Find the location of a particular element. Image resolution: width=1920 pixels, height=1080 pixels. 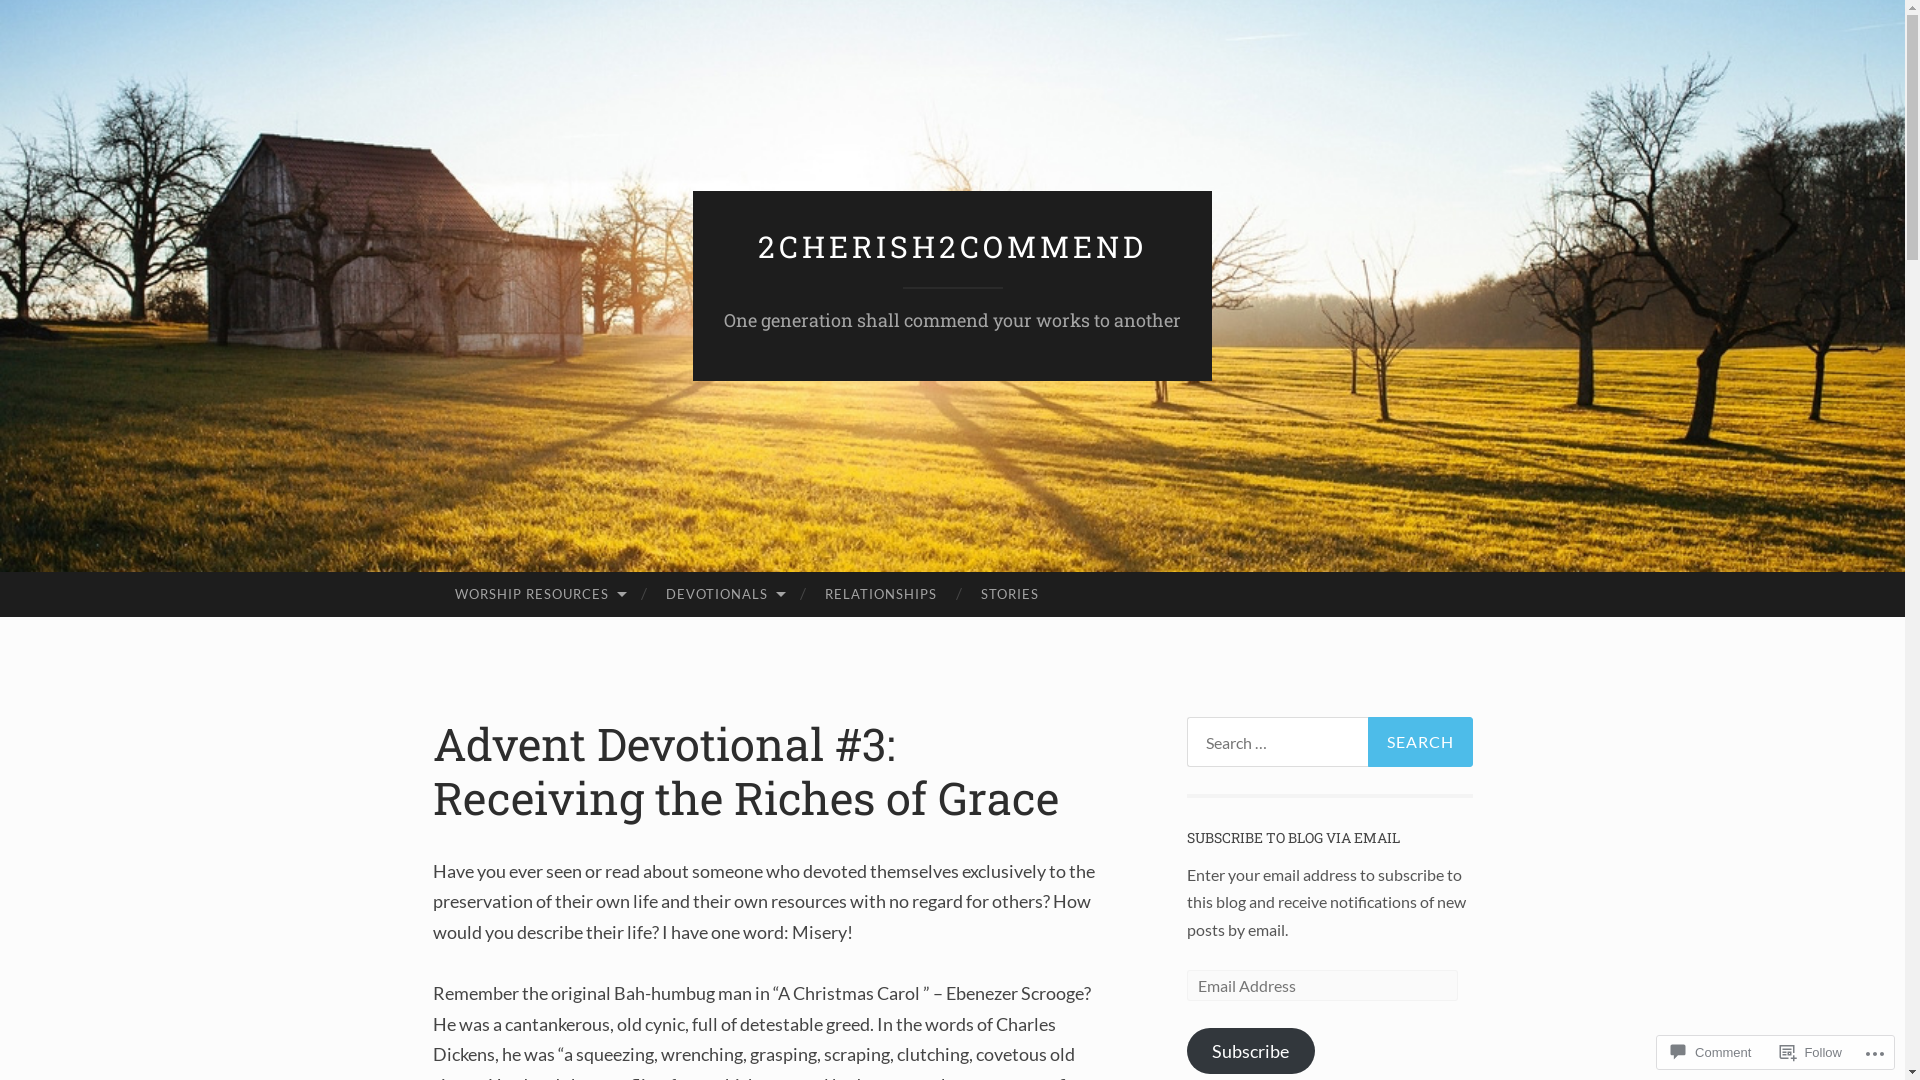

'Search' is located at coordinates (1419, 741).